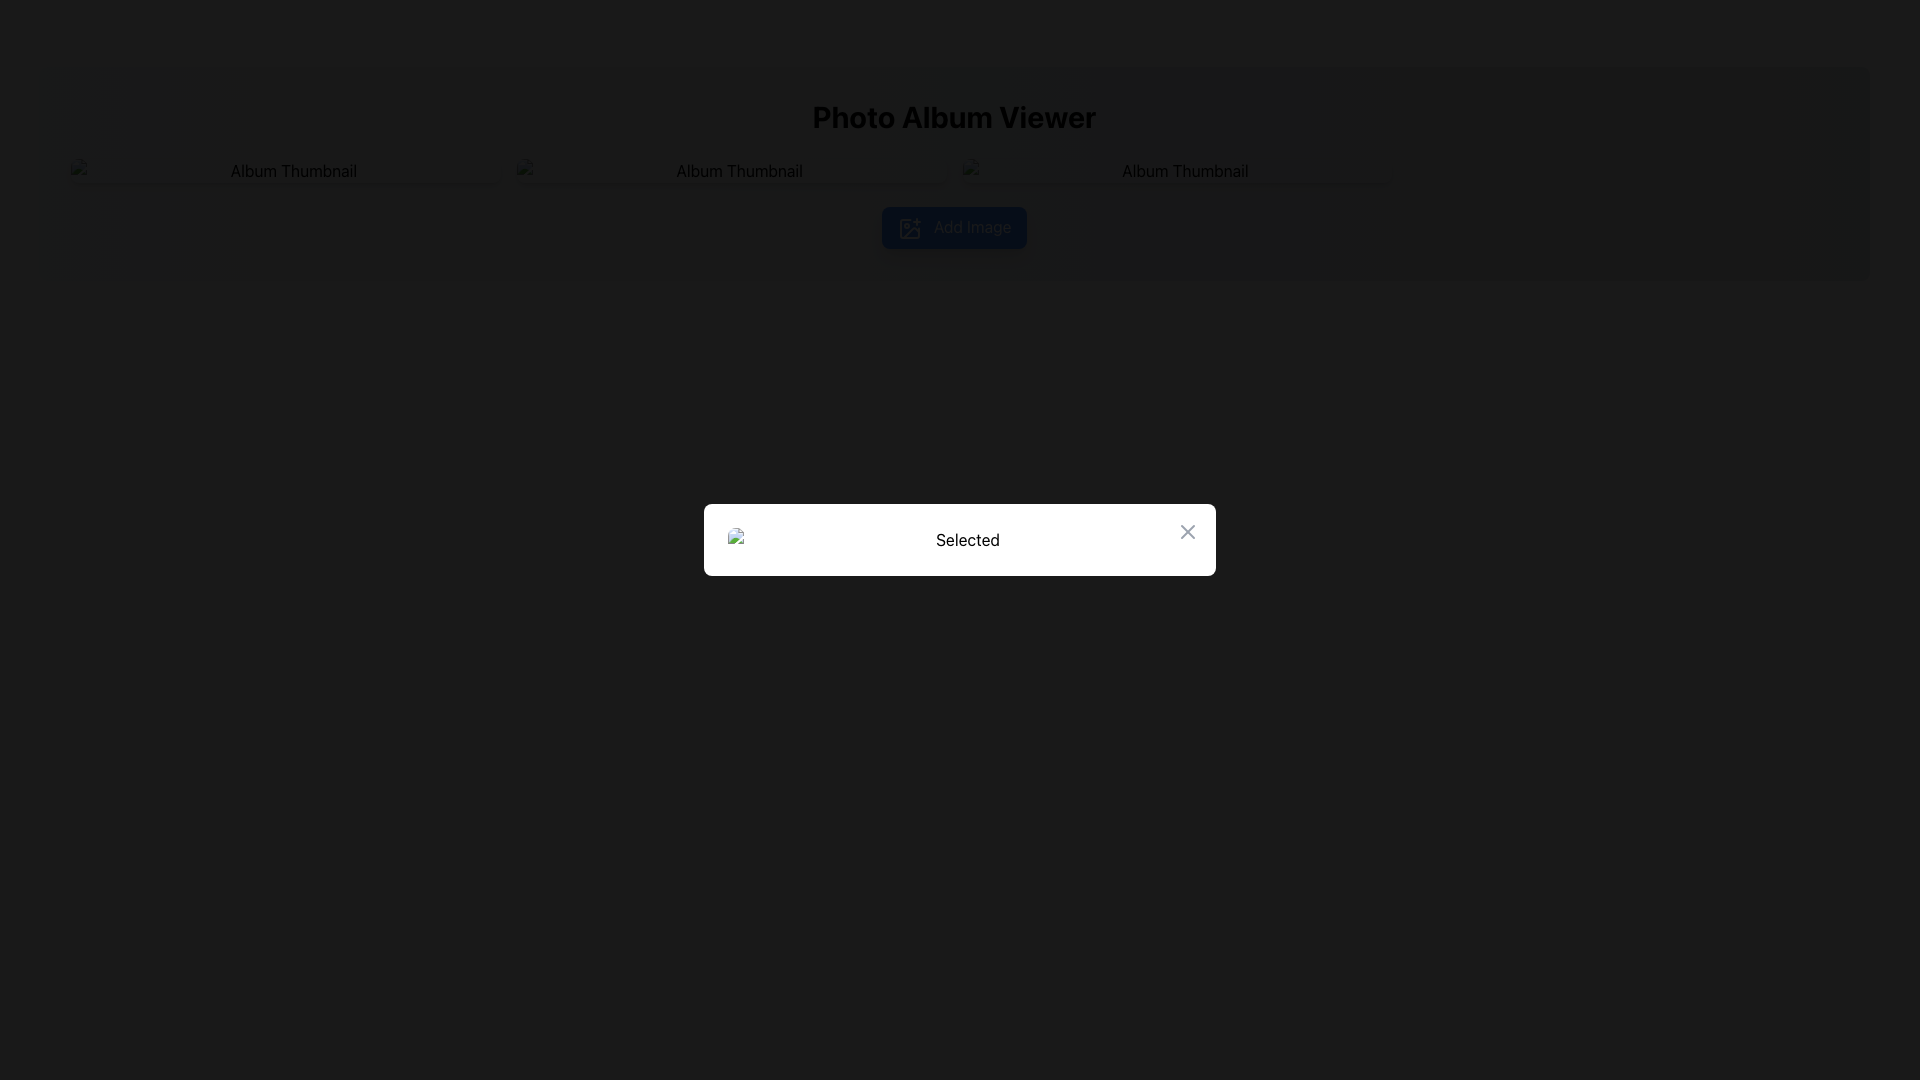  Describe the element at coordinates (1188, 531) in the screenshot. I see `the 'X' shaped SVG icon located in the top-right corner of the modal's toolbar` at that location.